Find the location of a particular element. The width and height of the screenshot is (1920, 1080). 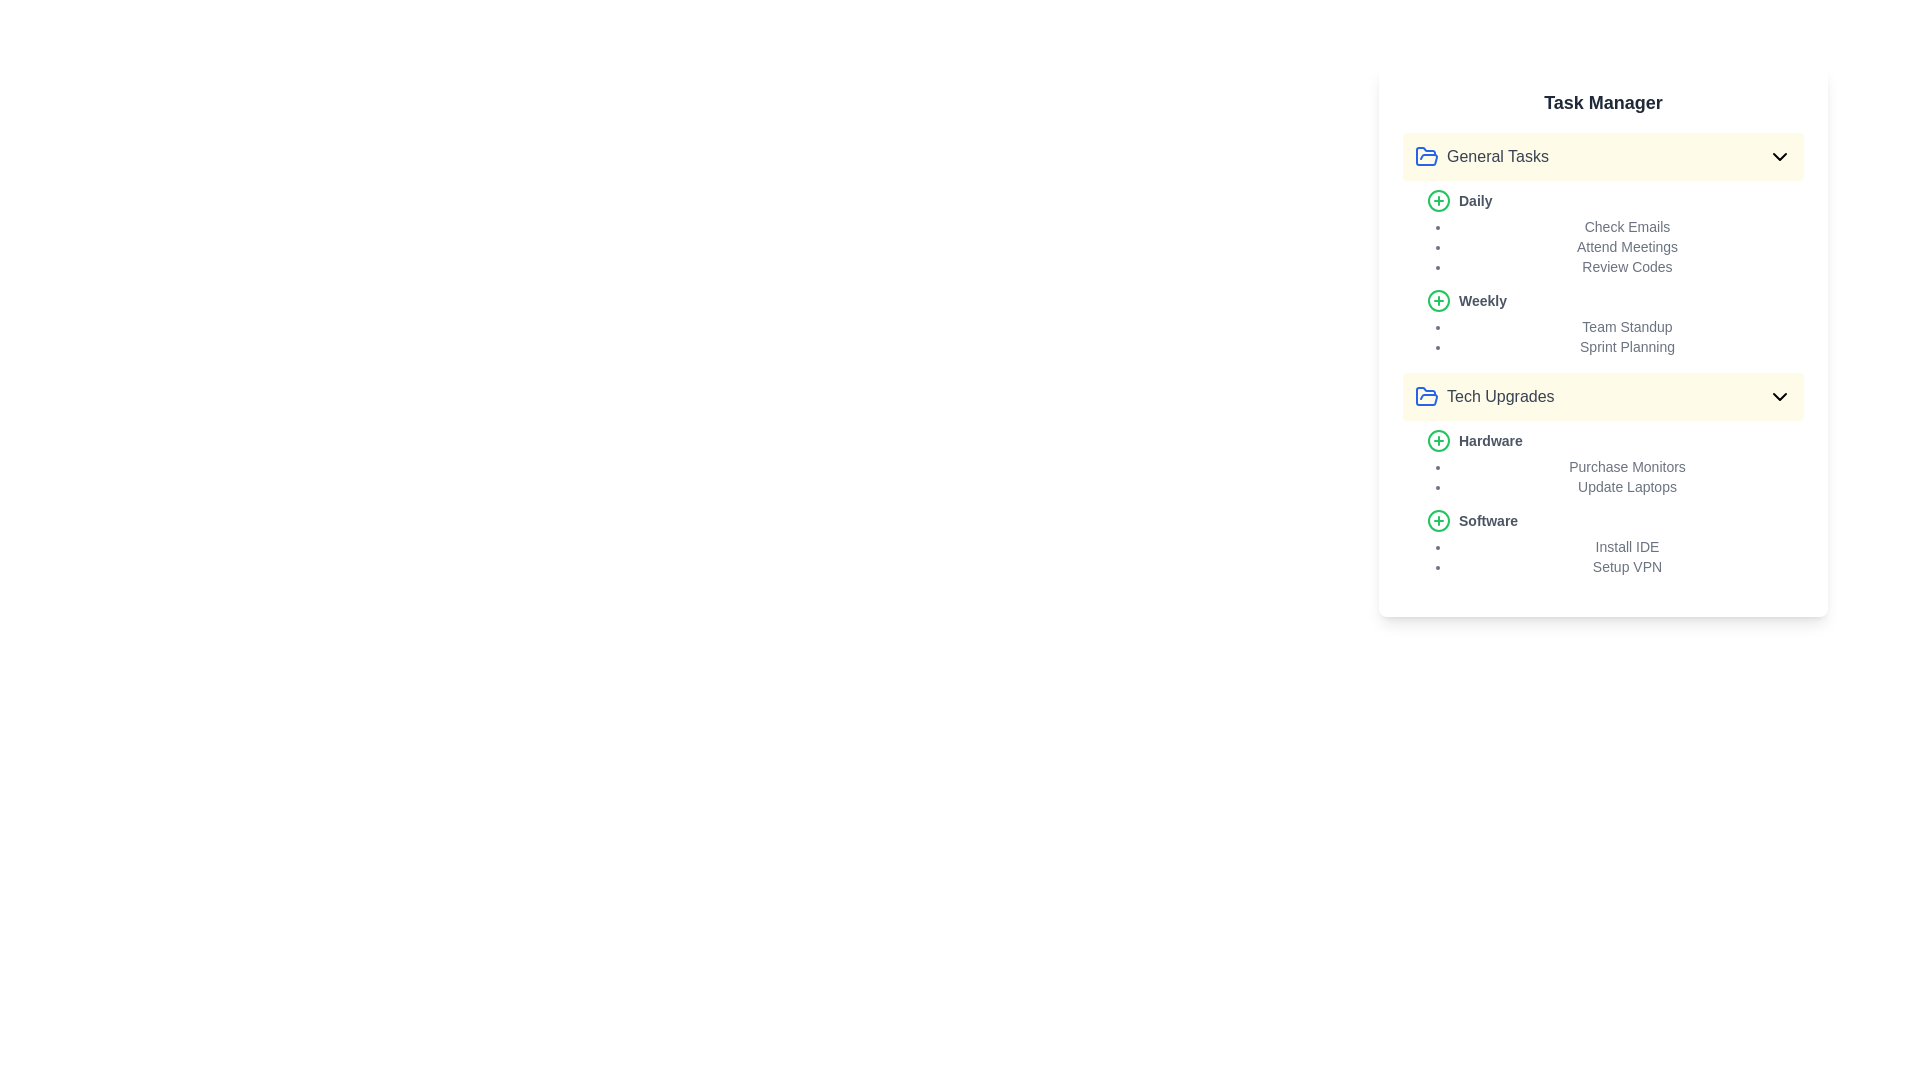

the bulleted list item displaying 'Install IDE' and 'Setup VPN' in the 'Software' section of the 'Tech Upgrades' category in the 'Task Manager' interface is located at coordinates (1615, 556).